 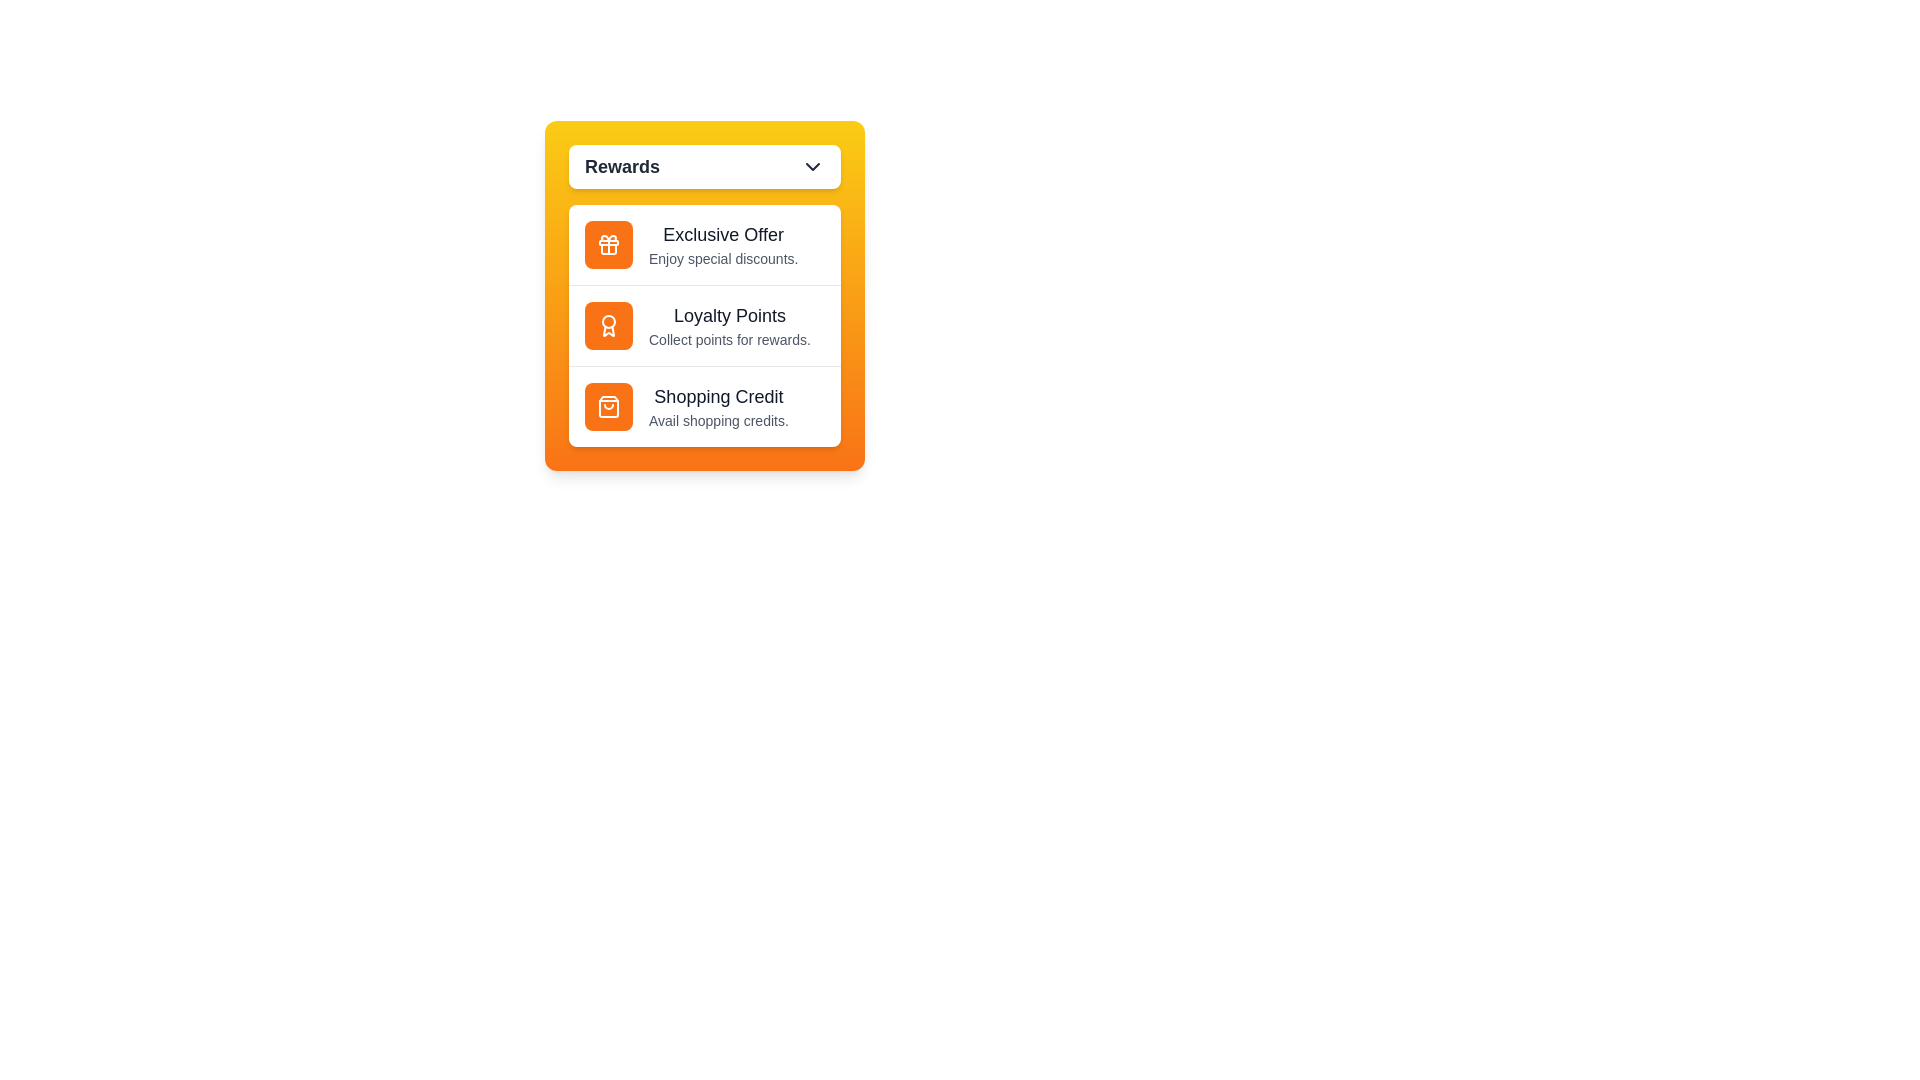 I want to click on the text label that displays the phrase 'Enjoy special discounts.' which is positioned directly below the heading 'Exclusive Offer' inside an orange-bordered card in the rewards section, so click(x=722, y=257).